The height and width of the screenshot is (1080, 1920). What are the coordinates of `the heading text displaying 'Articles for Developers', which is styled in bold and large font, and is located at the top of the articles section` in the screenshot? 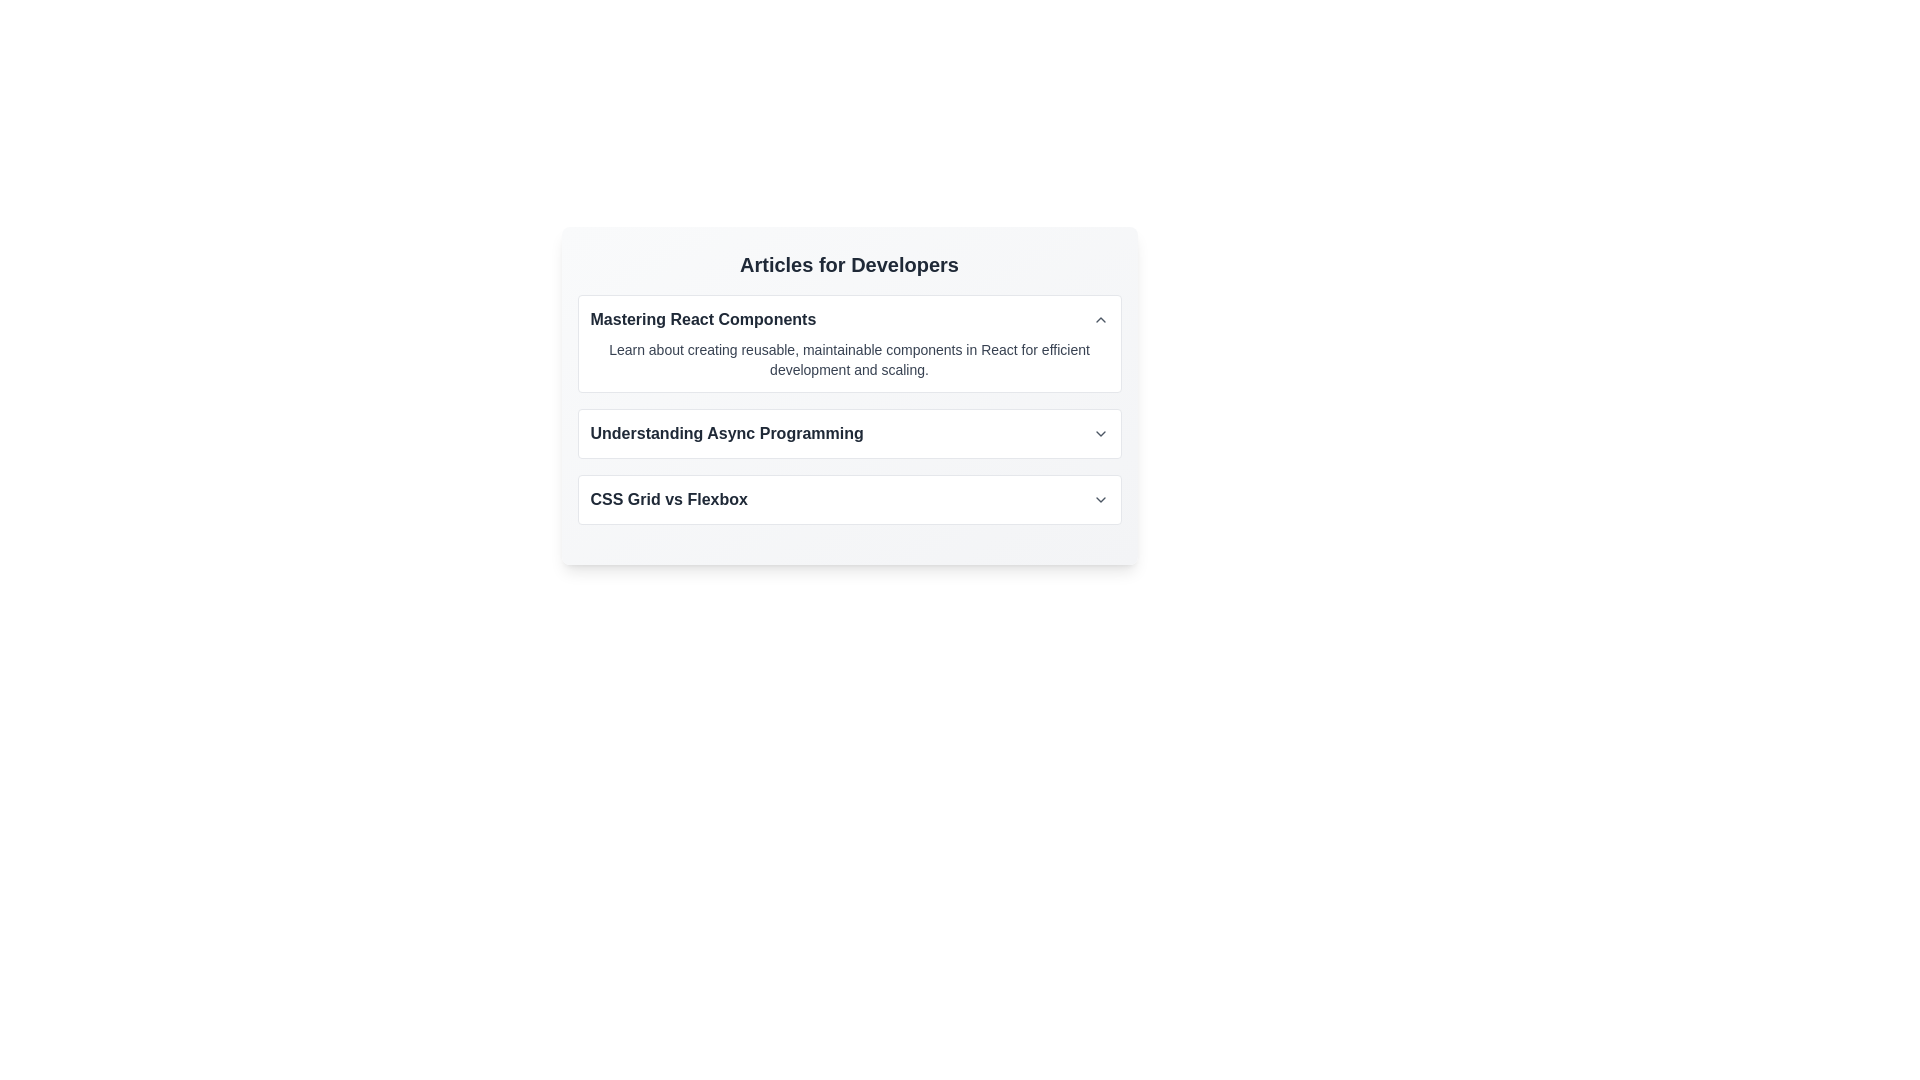 It's located at (849, 264).